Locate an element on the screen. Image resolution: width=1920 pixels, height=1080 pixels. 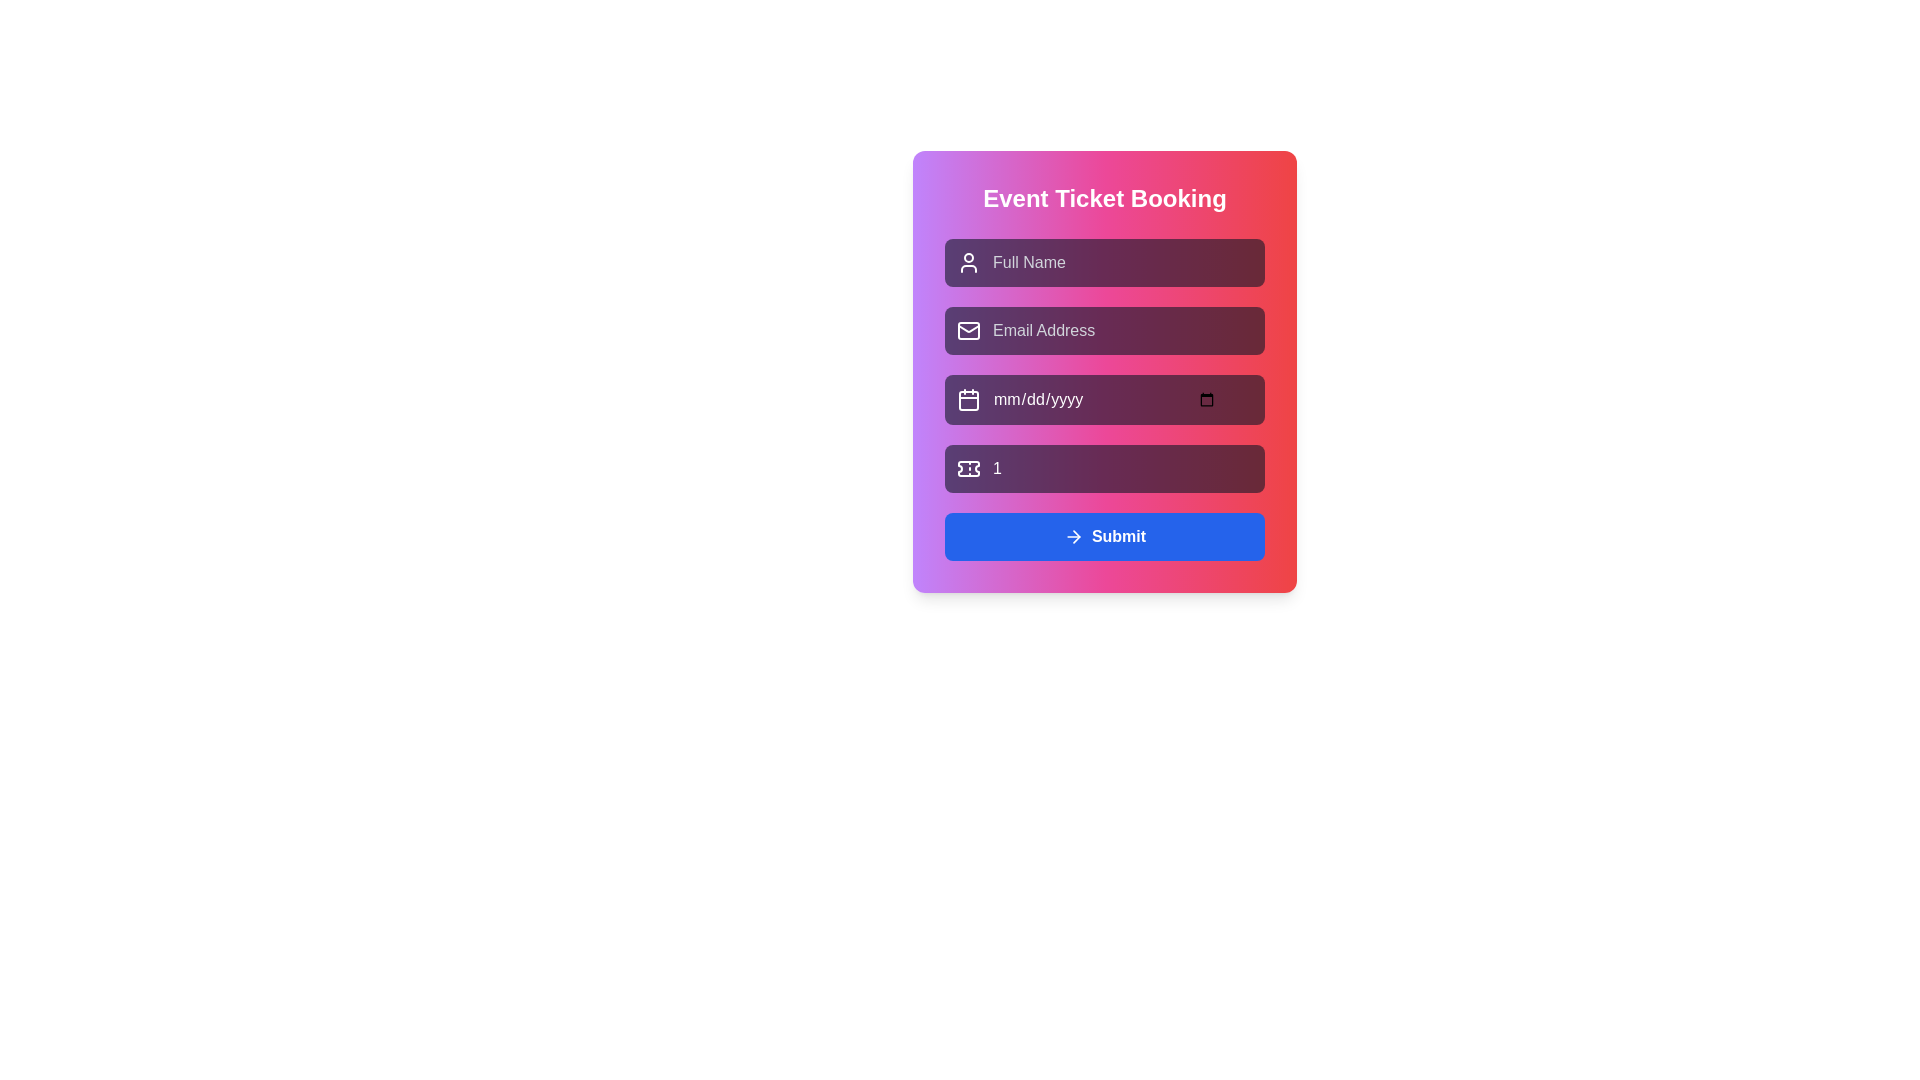
the submit button located at the bottom of the form is located at coordinates (1103, 535).